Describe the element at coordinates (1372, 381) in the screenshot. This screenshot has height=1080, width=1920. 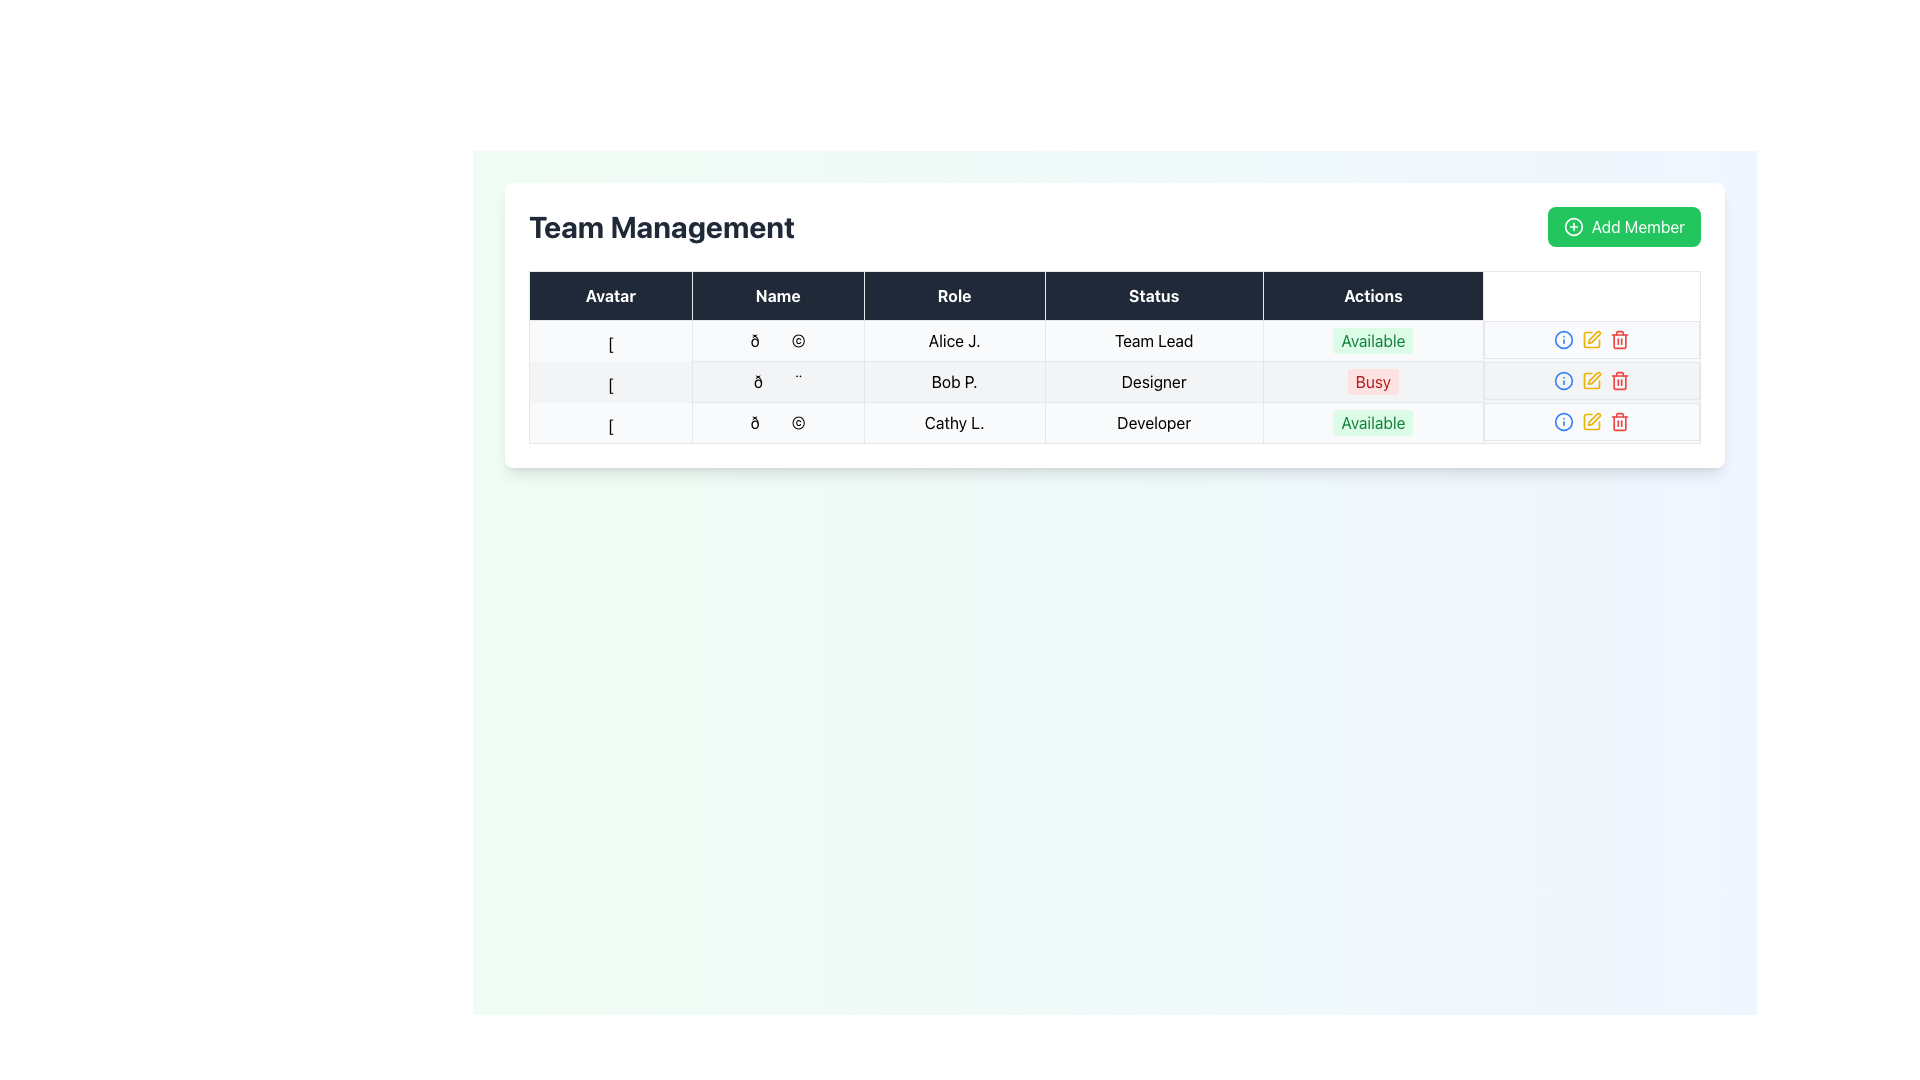
I see `the status indicator labeled 'Busy' for the user 'Bob P.' in the Actions column of the table` at that location.